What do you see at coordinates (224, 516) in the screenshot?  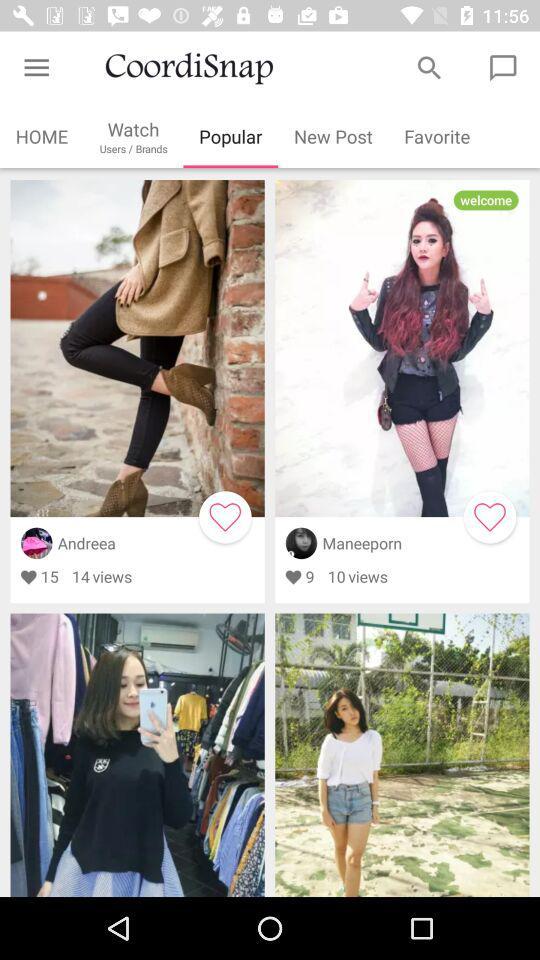 I see `to add the item in the wishlist` at bounding box center [224, 516].